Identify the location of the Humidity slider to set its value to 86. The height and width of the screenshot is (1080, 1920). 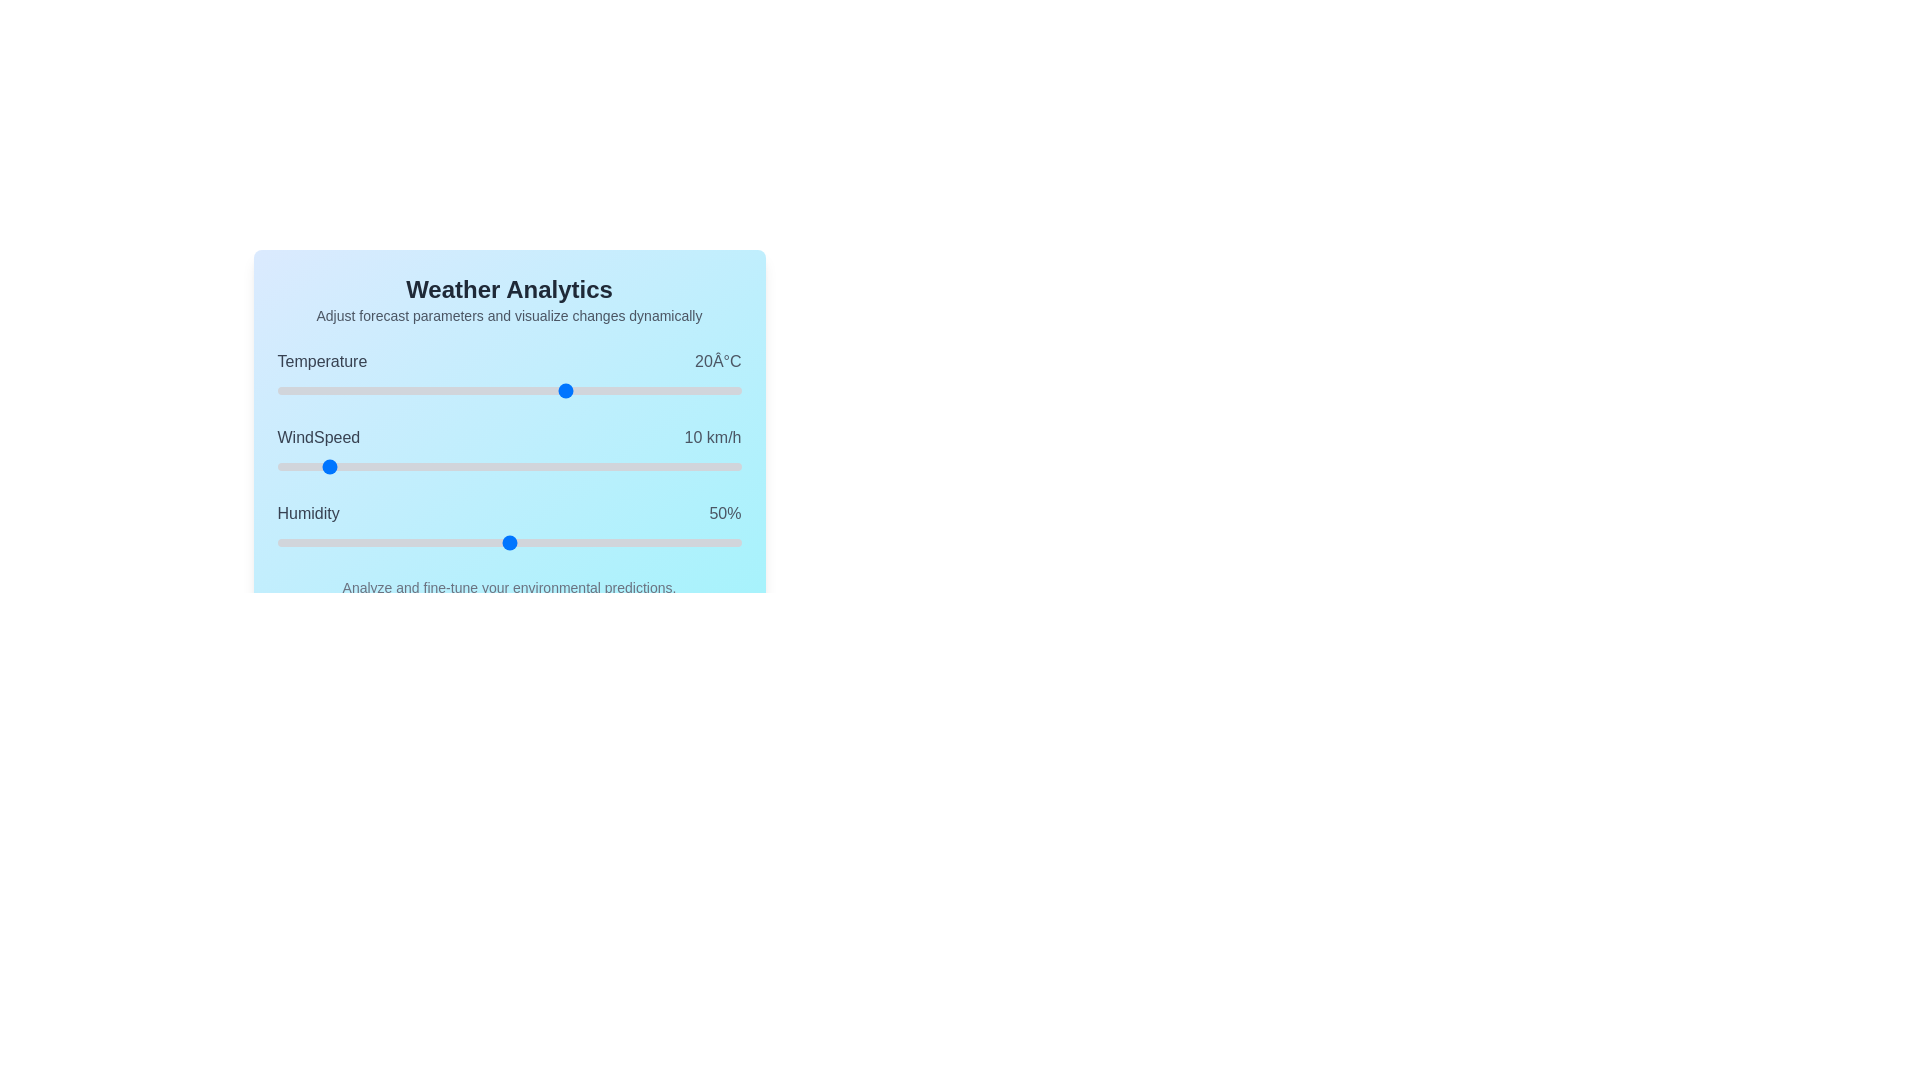
(676, 543).